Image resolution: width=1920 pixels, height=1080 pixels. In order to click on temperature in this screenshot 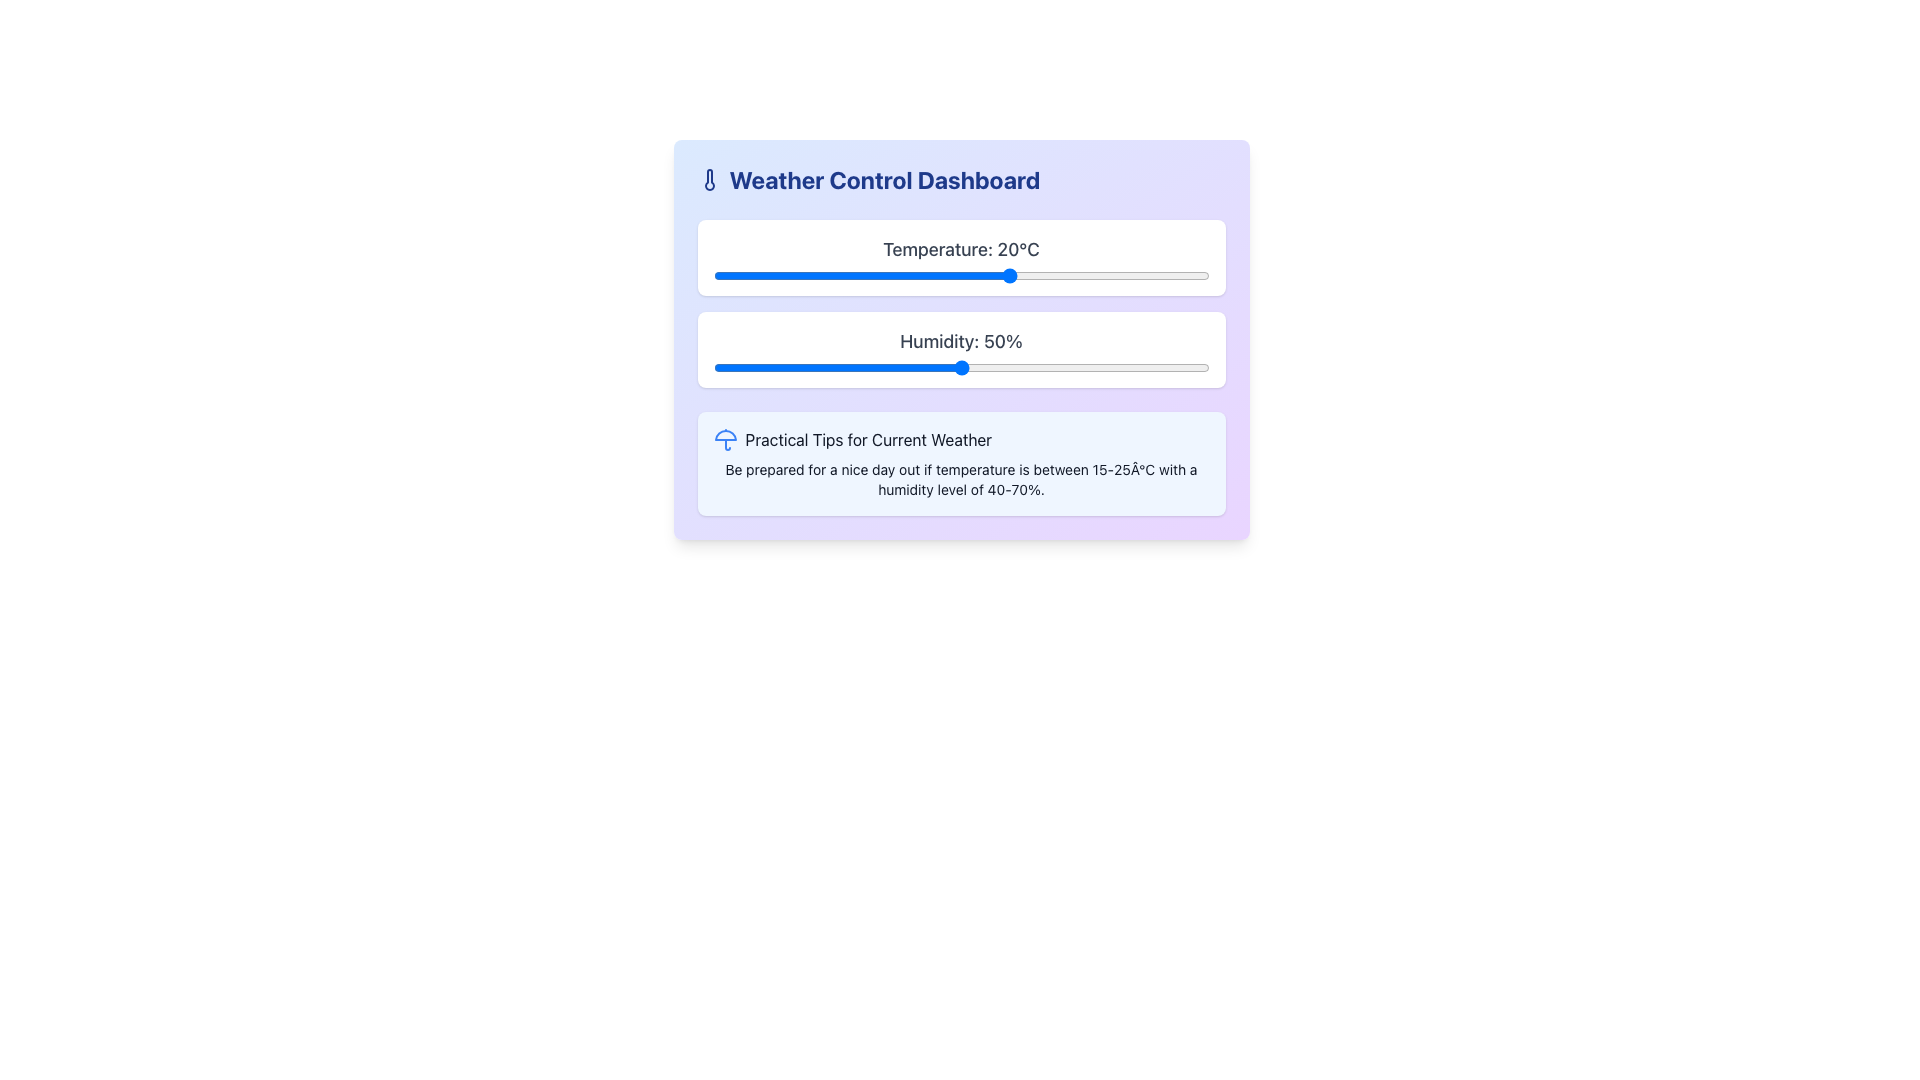, I will do `click(981, 276)`.